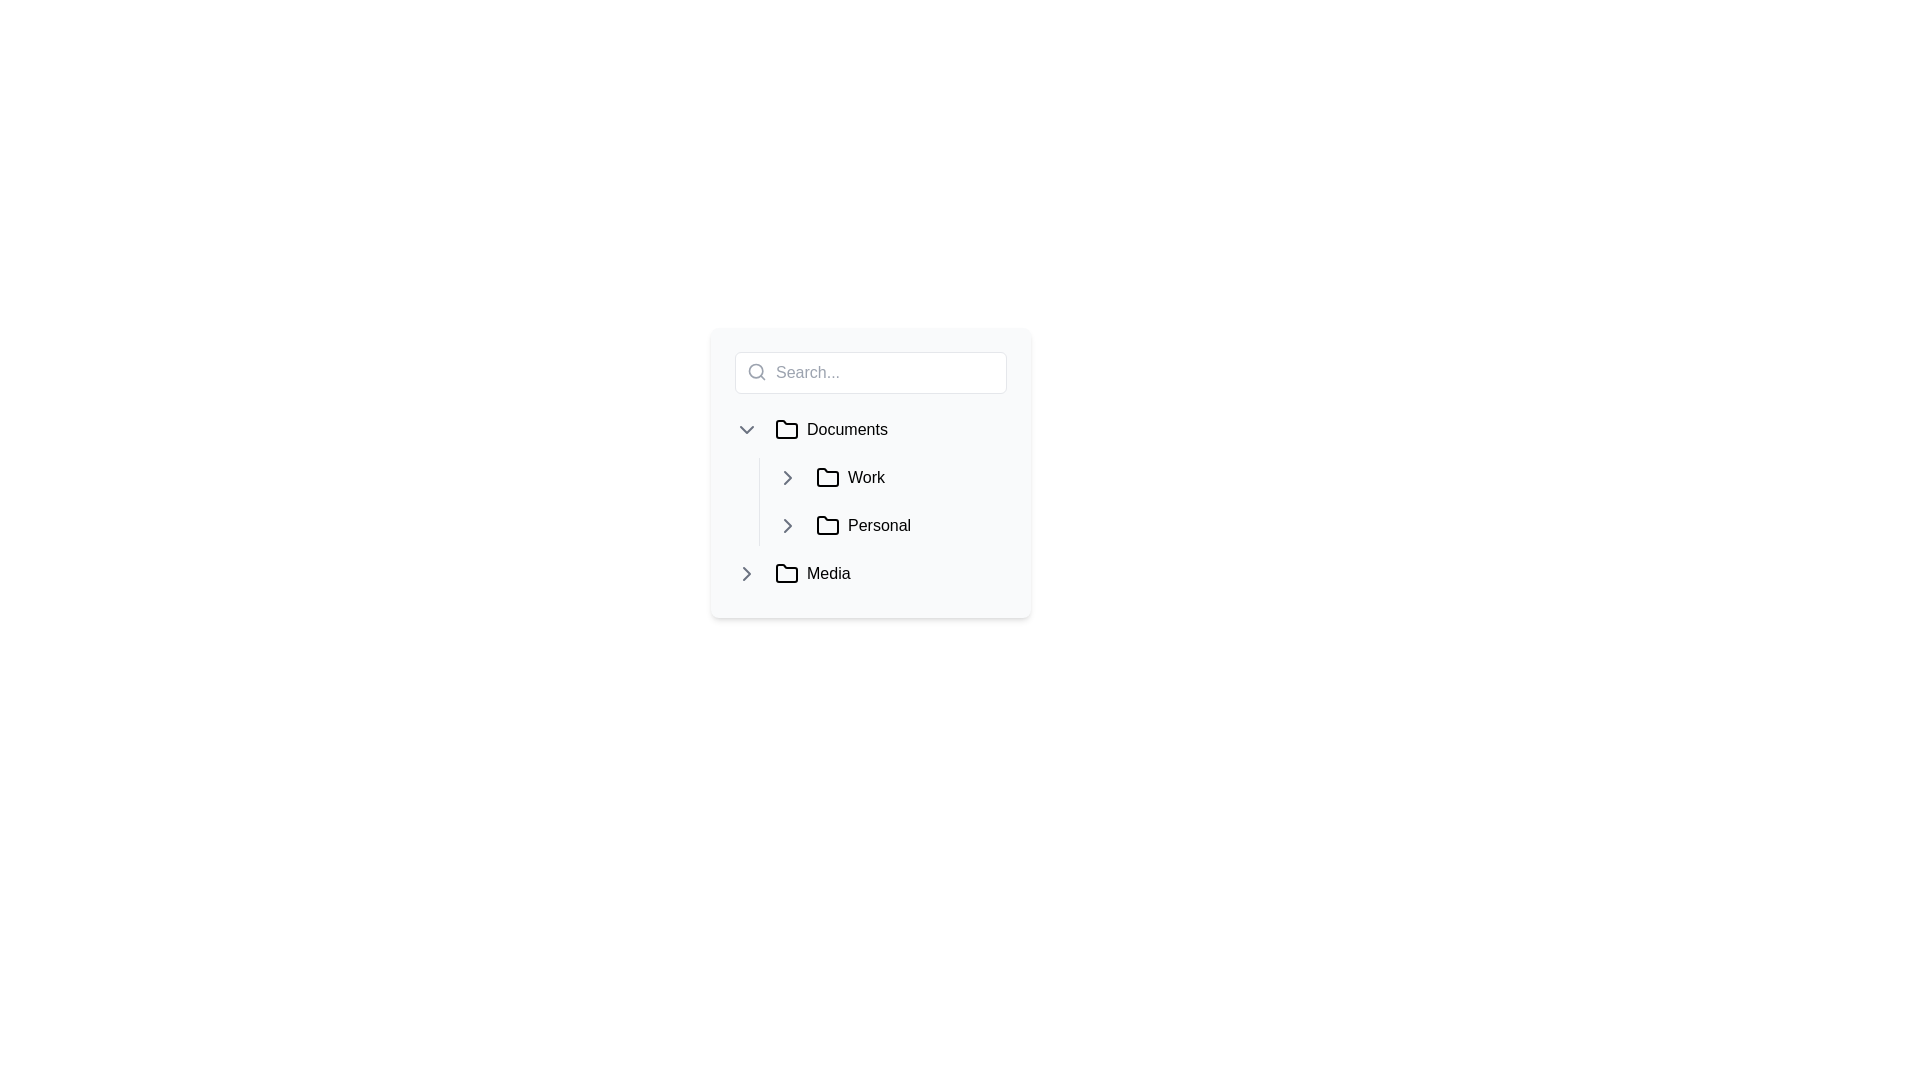 The image size is (1920, 1080). What do you see at coordinates (786, 478) in the screenshot?
I see `right-facing arrow icon with a slender, minimalistic design located to the left of the 'Work' folder item in the folder tree view for debugging purposes` at bounding box center [786, 478].